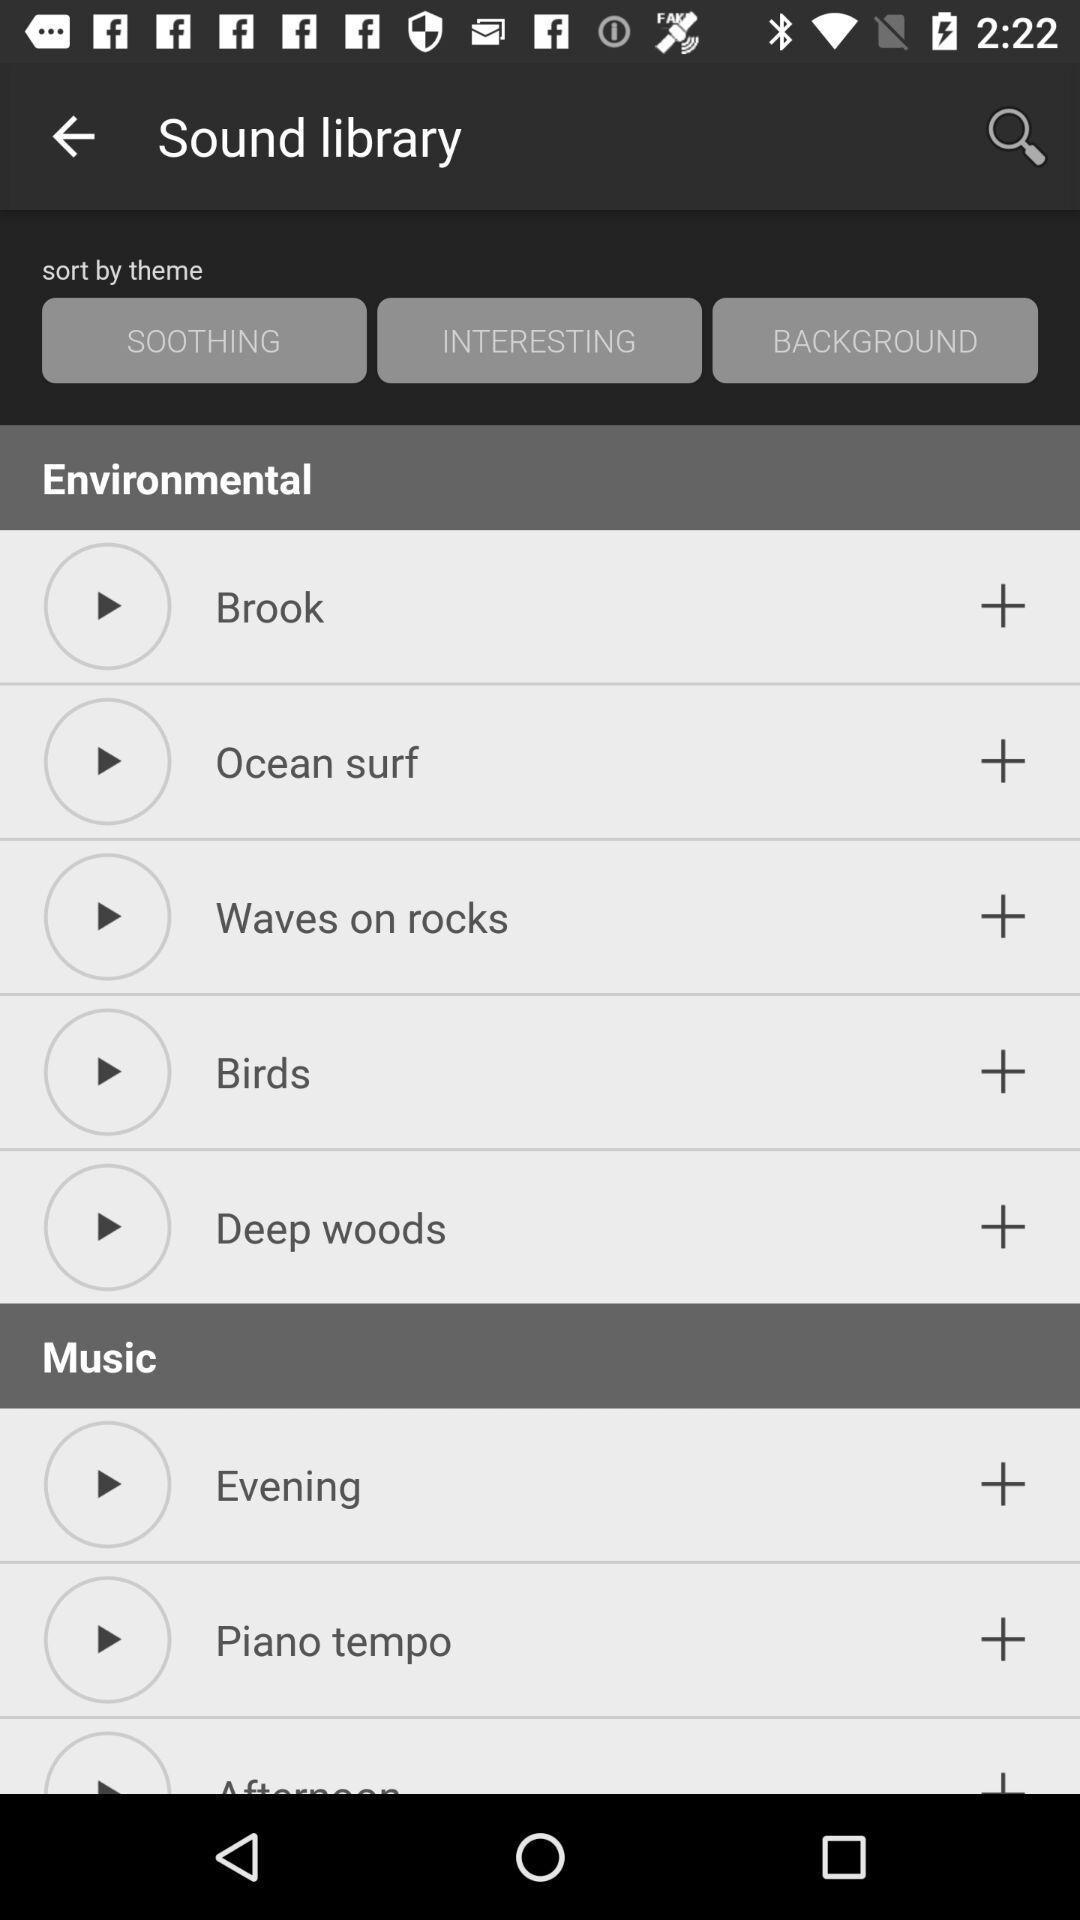  I want to click on the soothing, so click(204, 340).